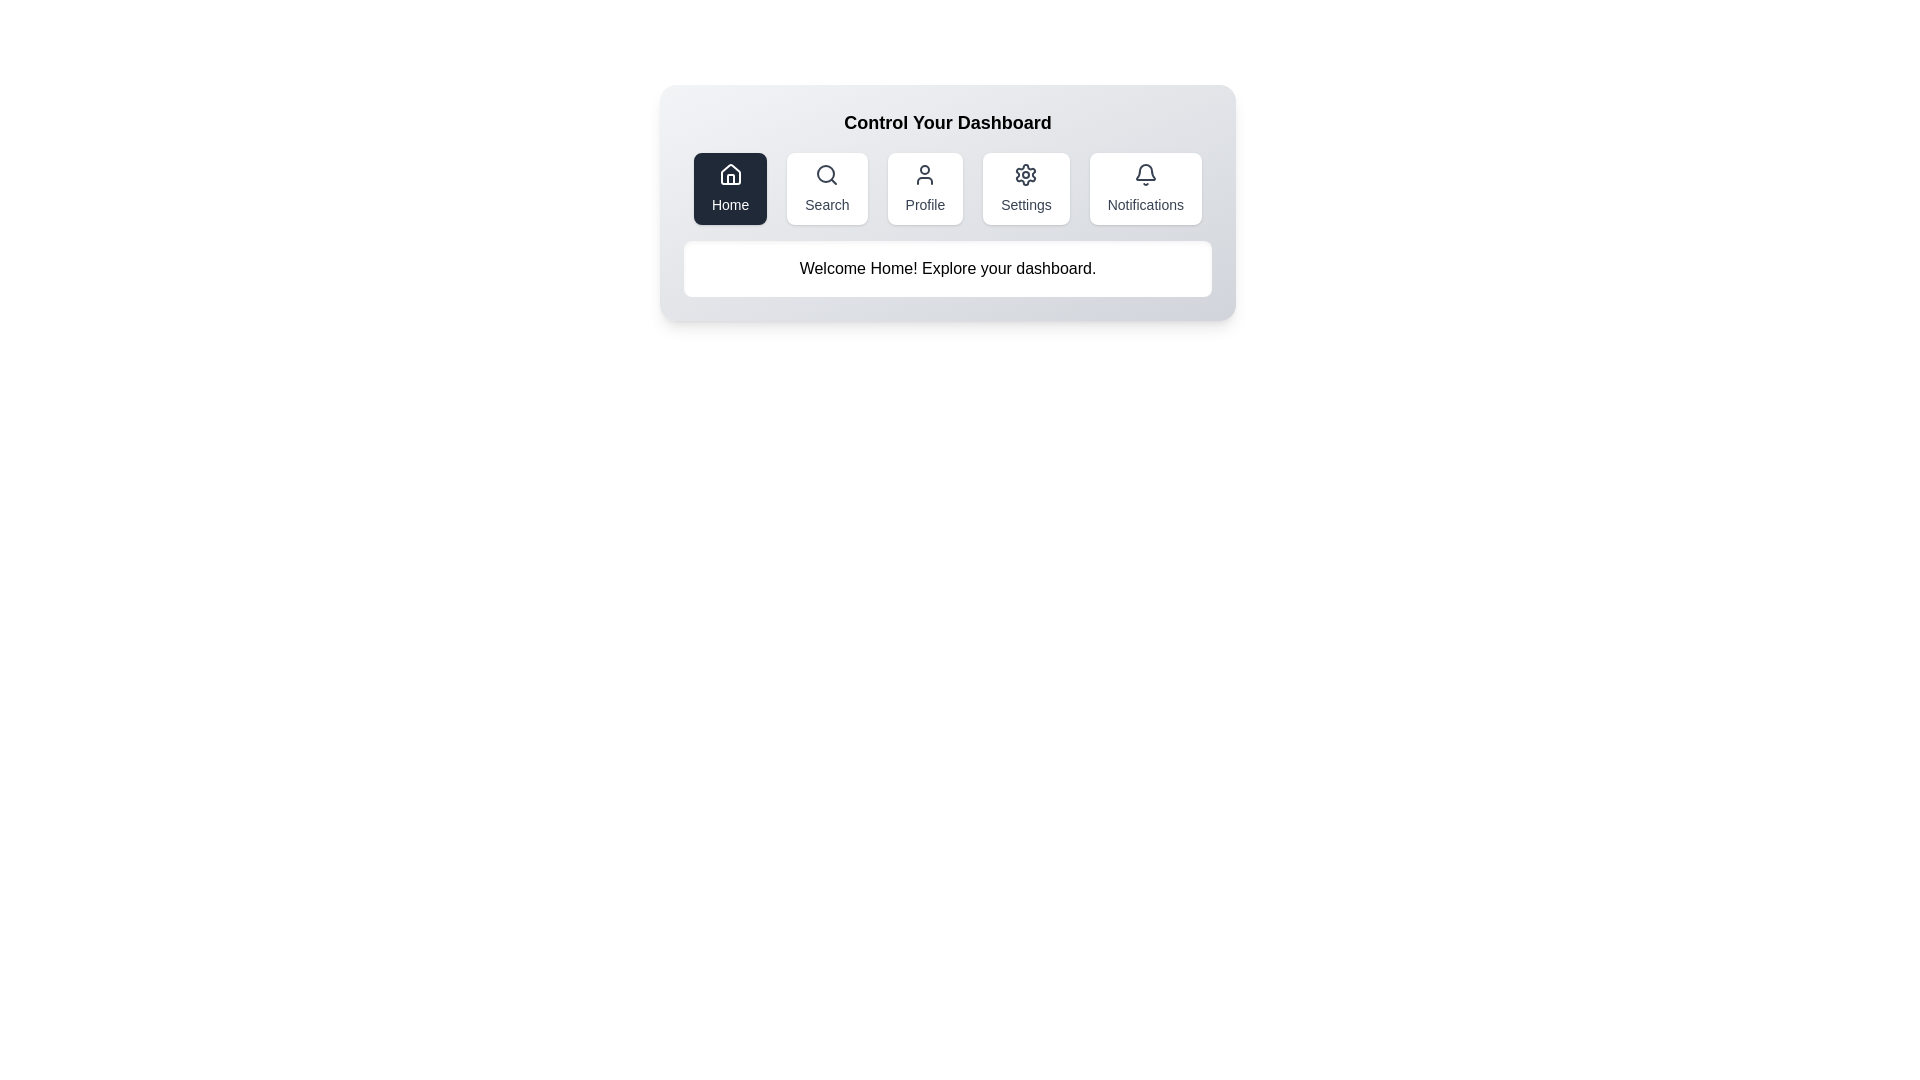  Describe the element at coordinates (924, 189) in the screenshot. I see `the 'Profile' button, which is a vertically aligned button with a white background and a circular user icon atop the text 'Profile', located at the center-right of the navigation menu to observe any visual transition effects` at that location.